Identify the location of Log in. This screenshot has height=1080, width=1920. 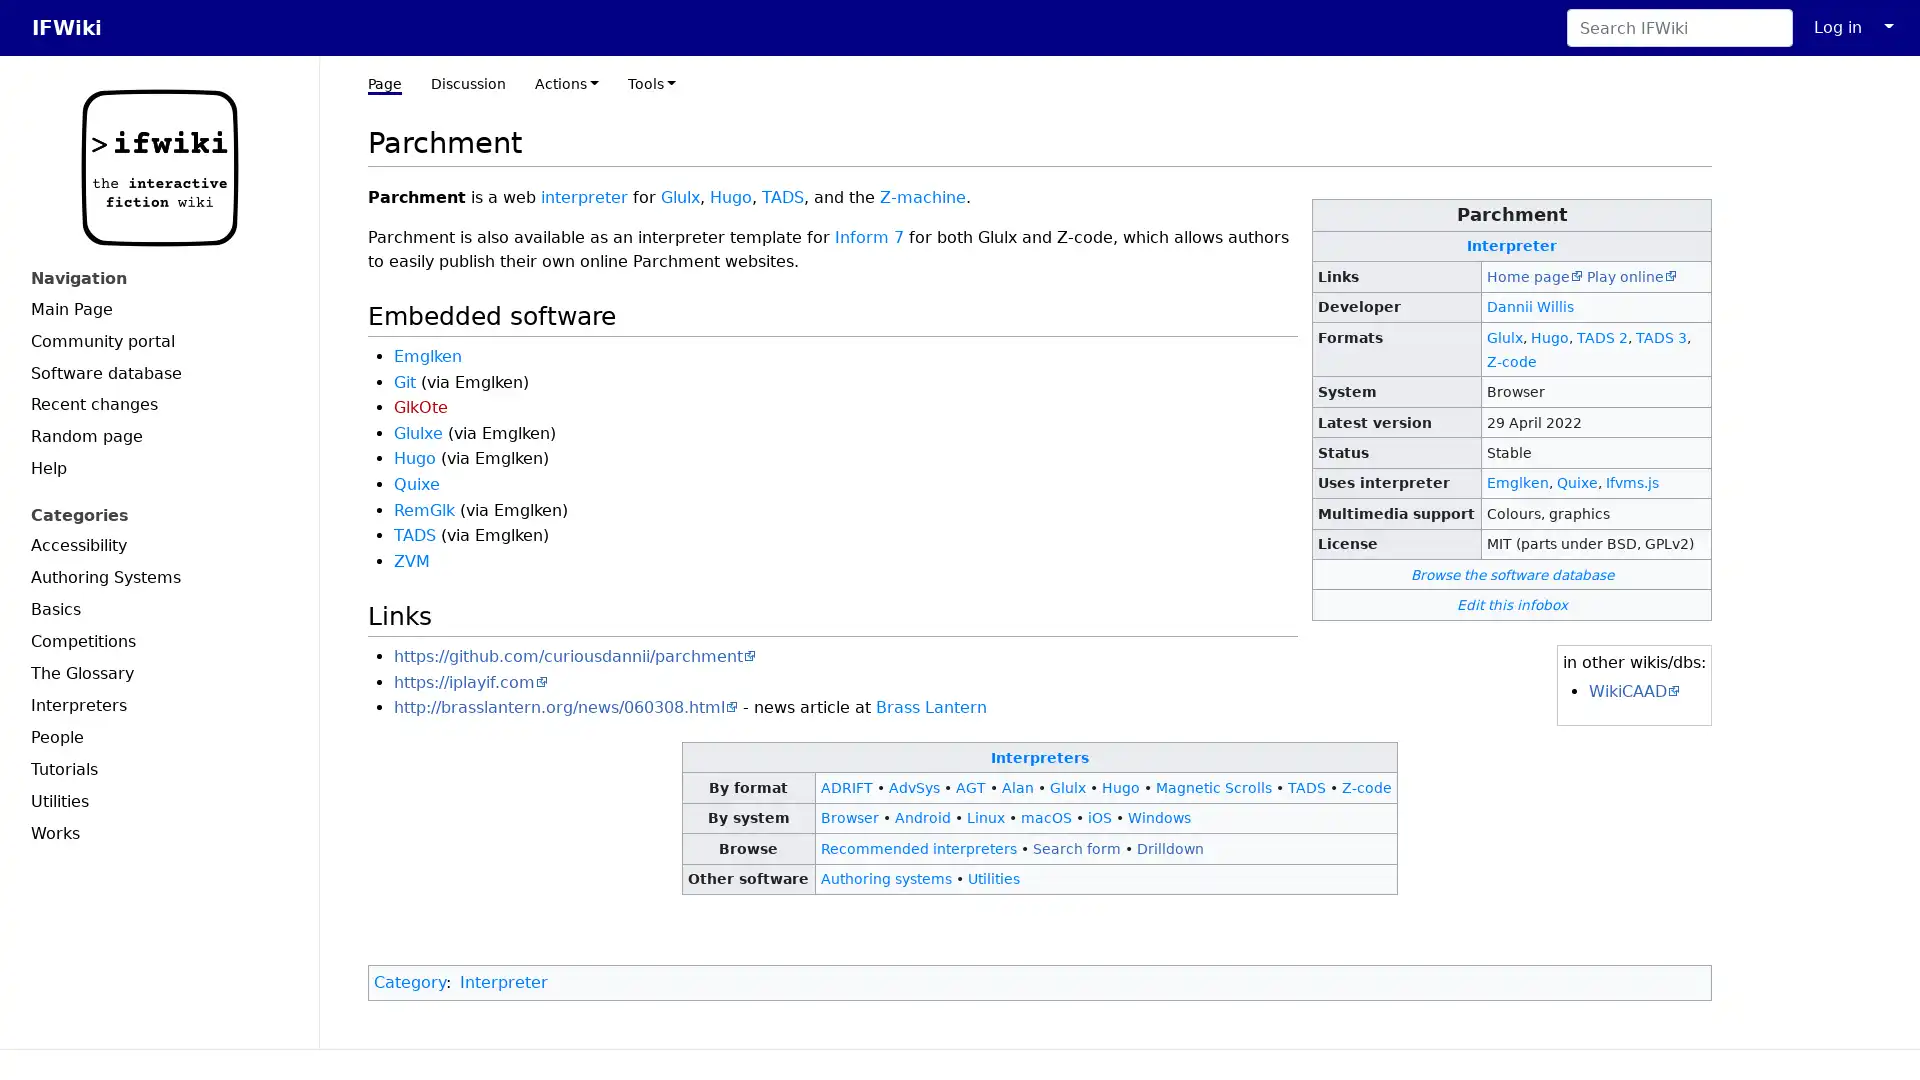
(1838, 27).